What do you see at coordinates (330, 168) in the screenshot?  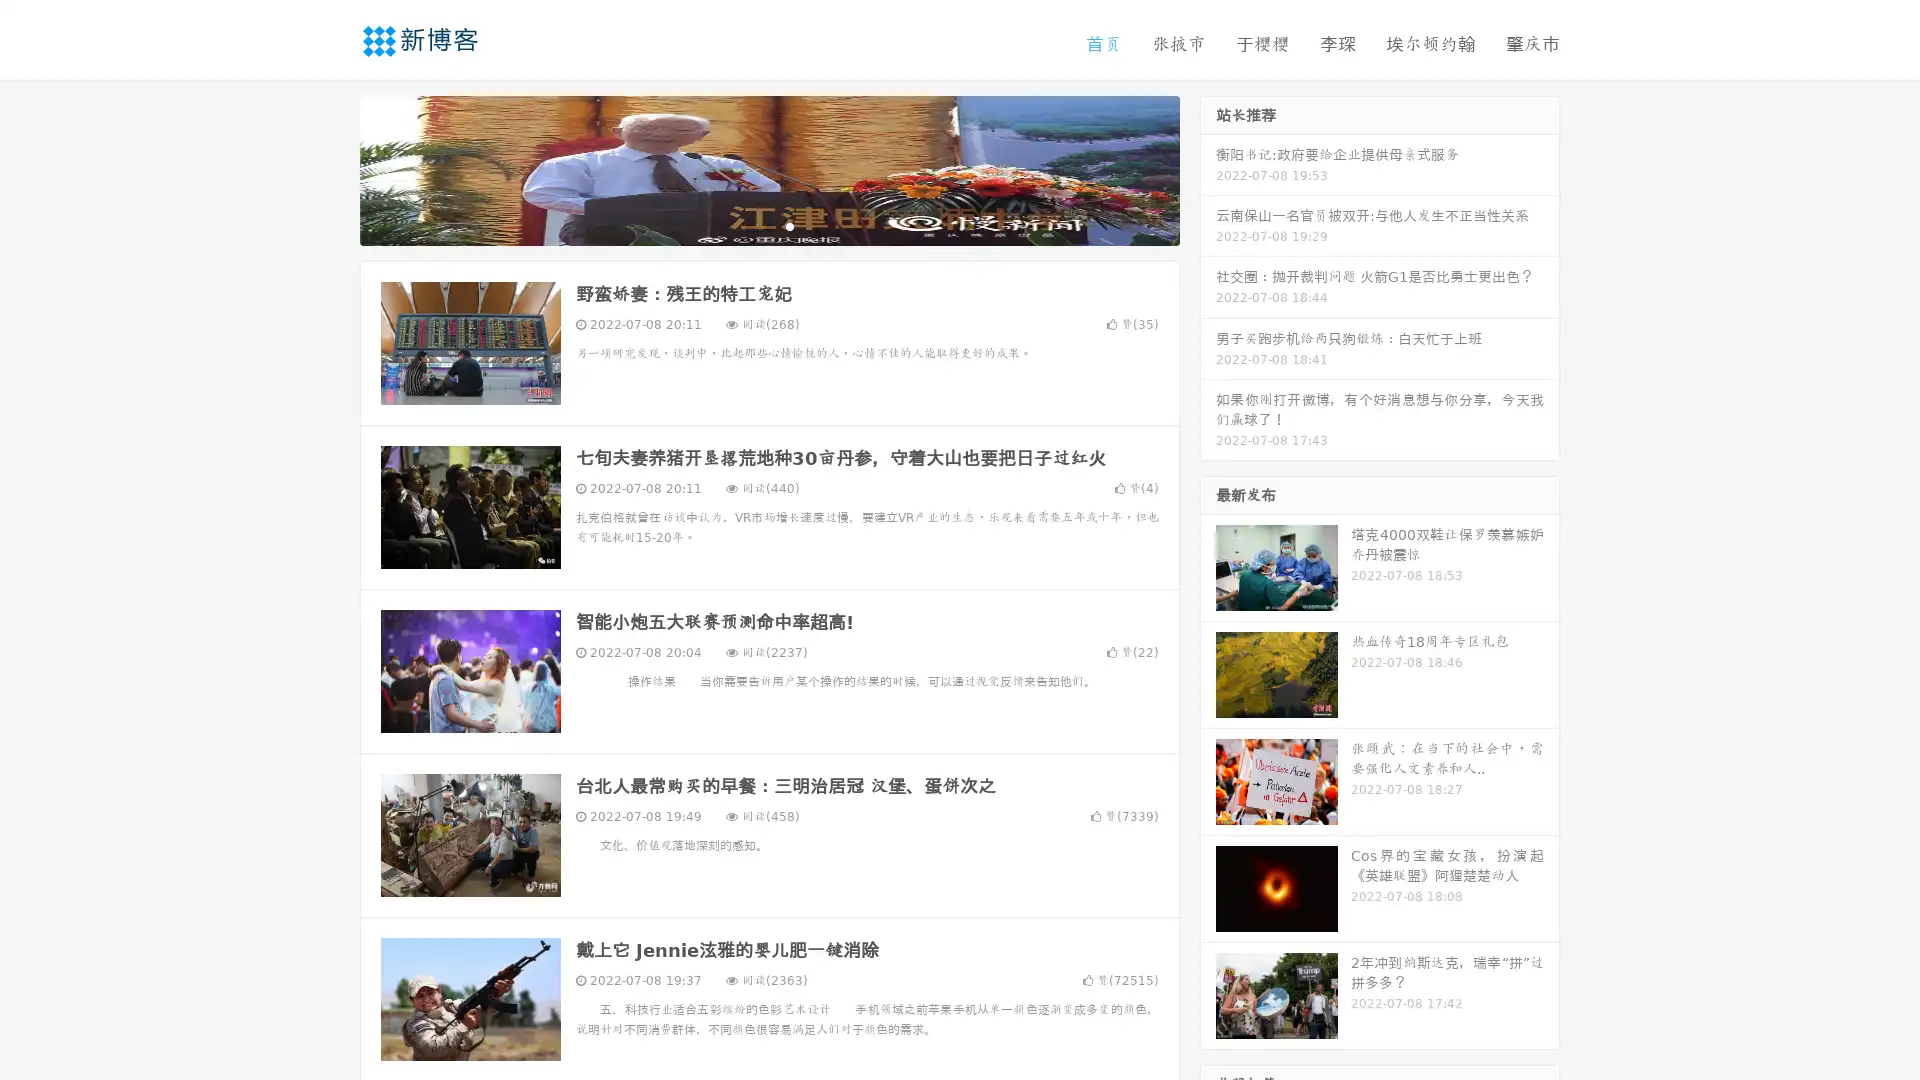 I see `Previous slide` at bounding box center [330, 168].